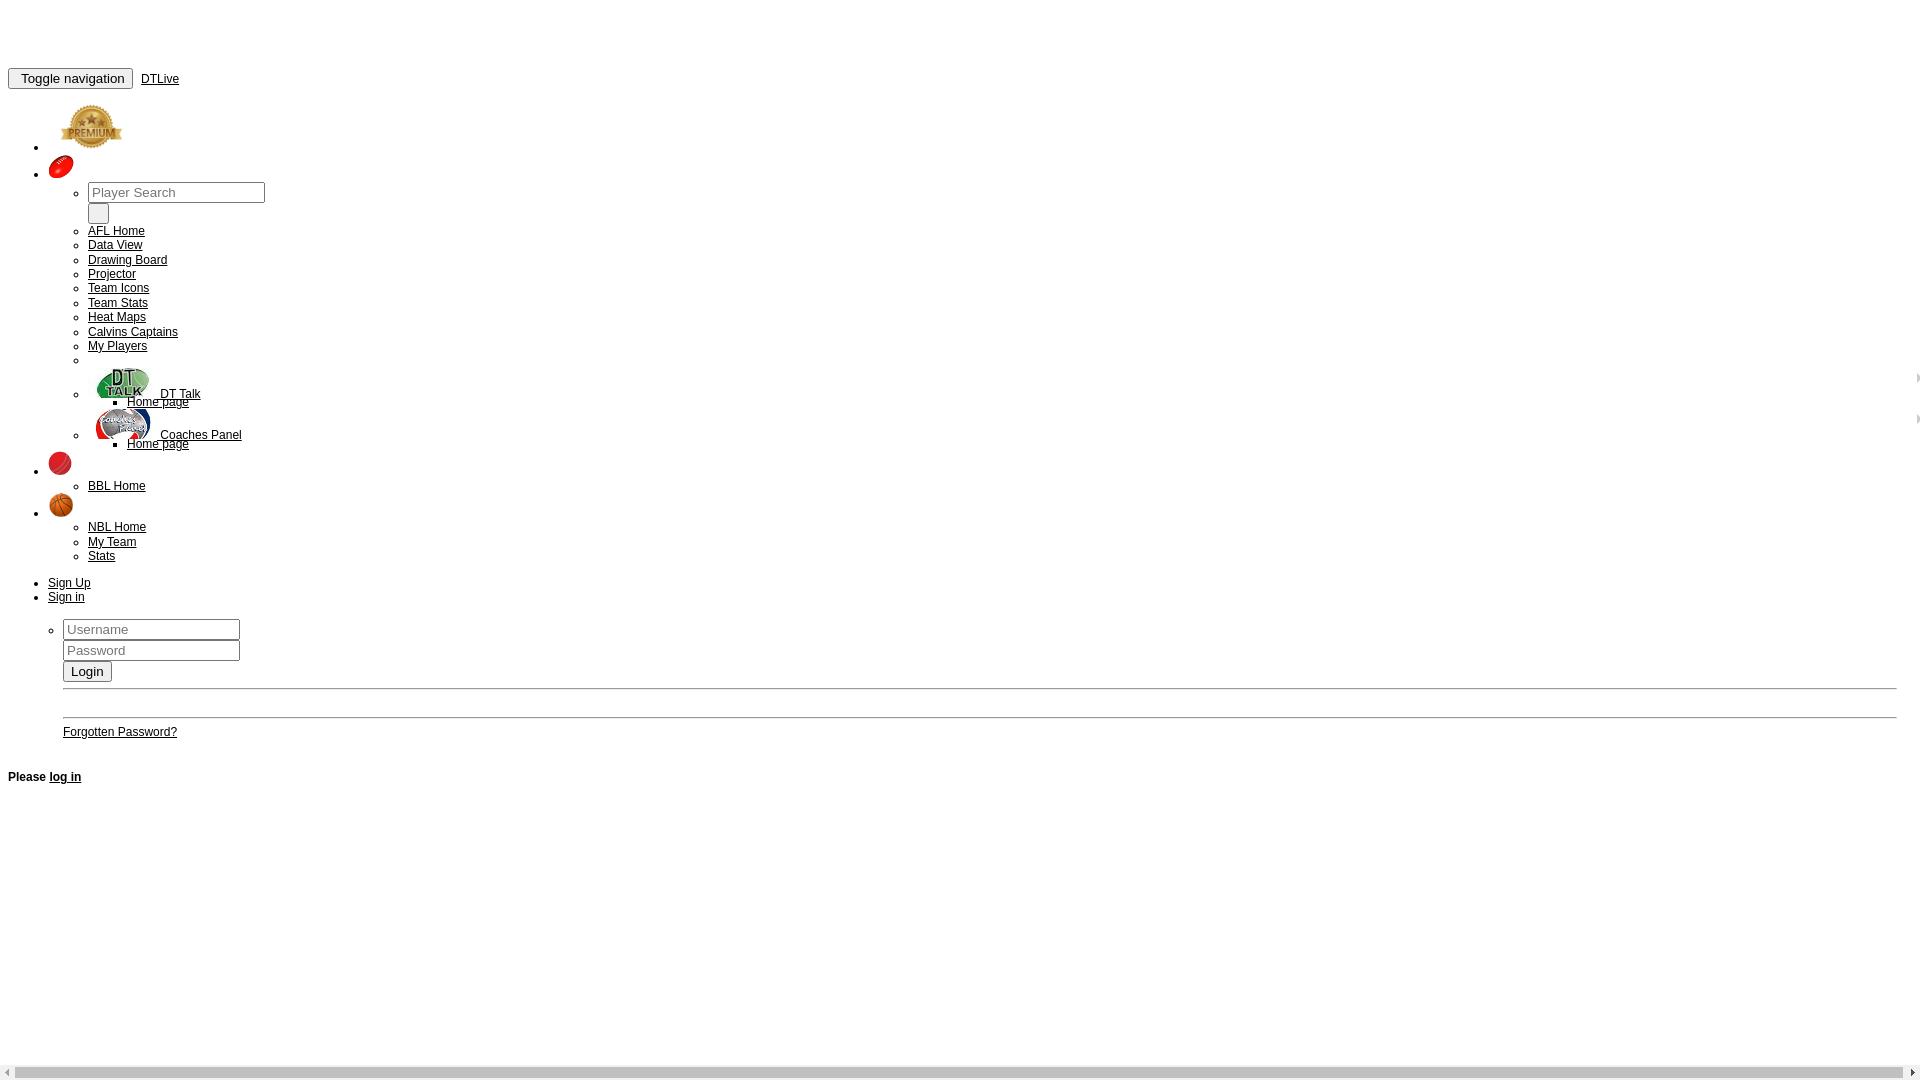 The image size is (1920, 1080). Describe the element at coordinates (114, 244) in the screenshot. I see `'Data View'` at that location.